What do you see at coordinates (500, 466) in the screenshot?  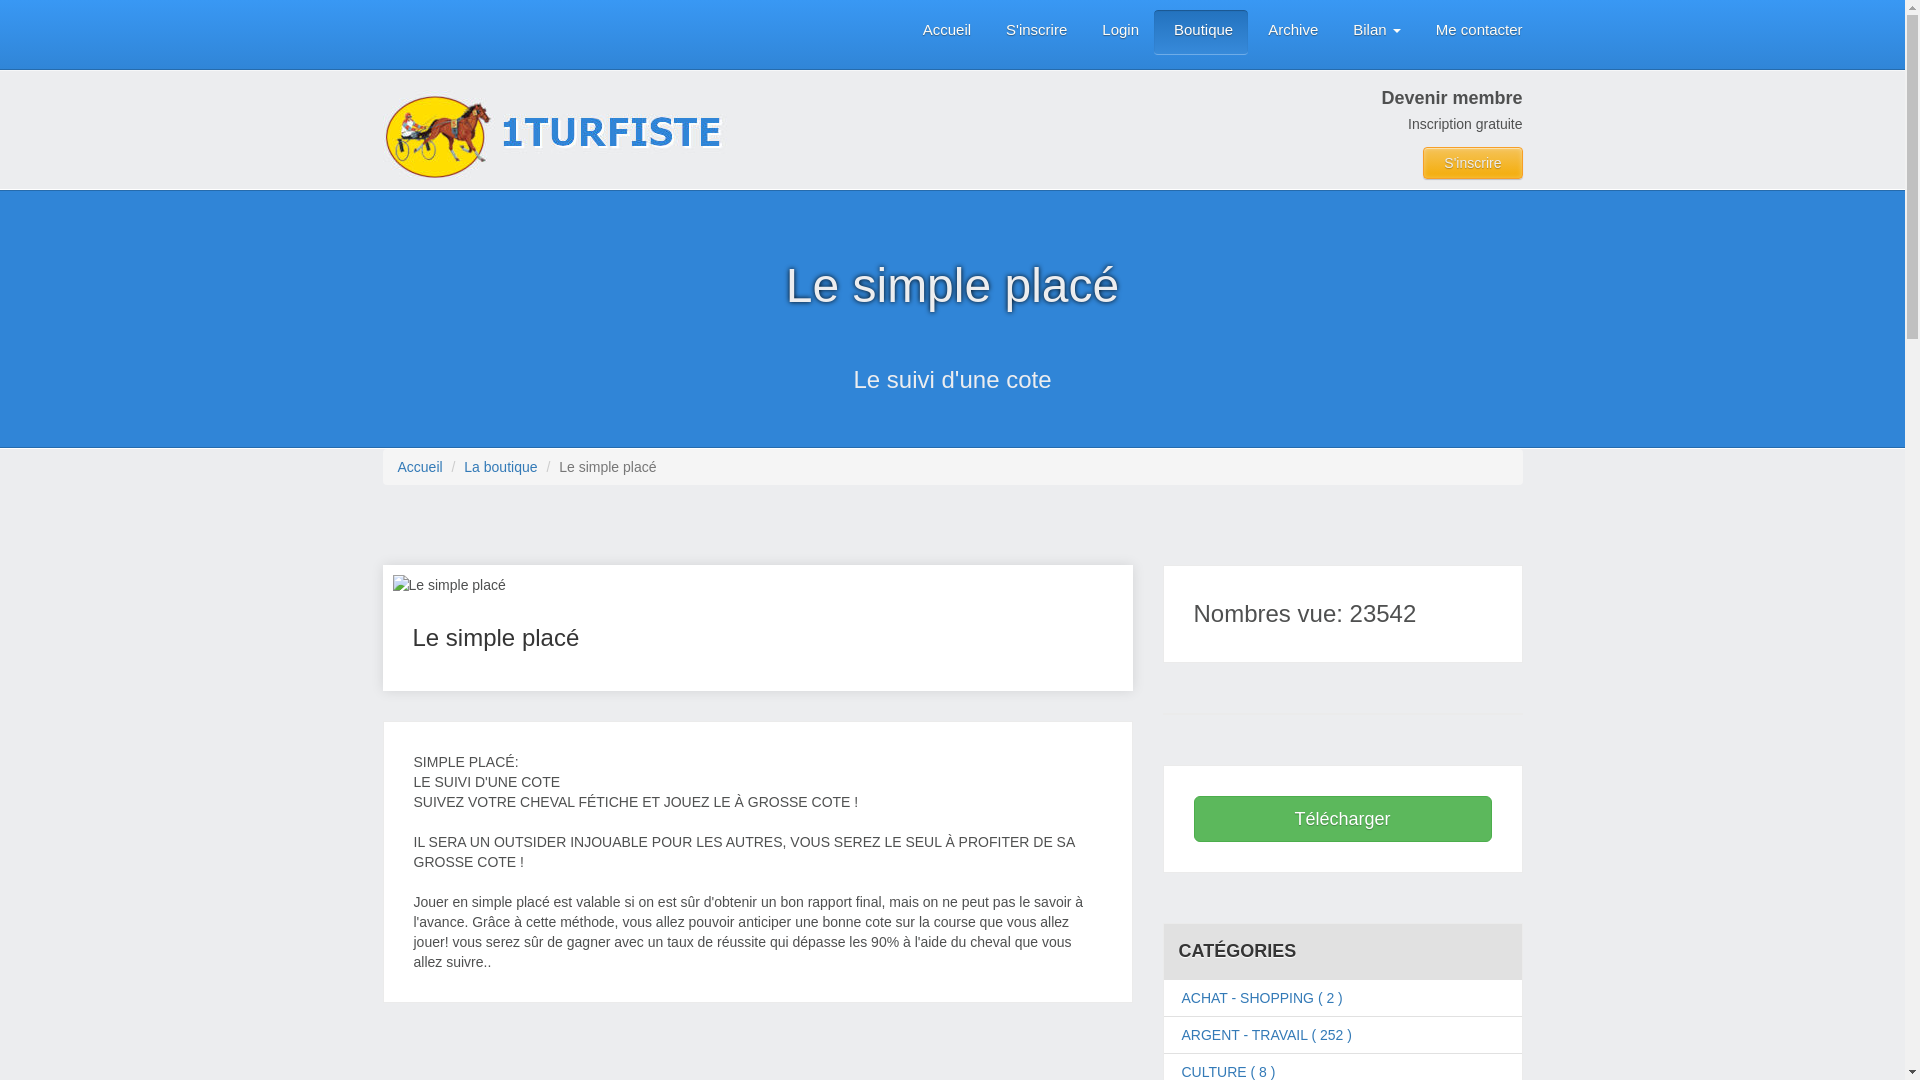 I see `'La boutique'` at bounding box center [500, 466].